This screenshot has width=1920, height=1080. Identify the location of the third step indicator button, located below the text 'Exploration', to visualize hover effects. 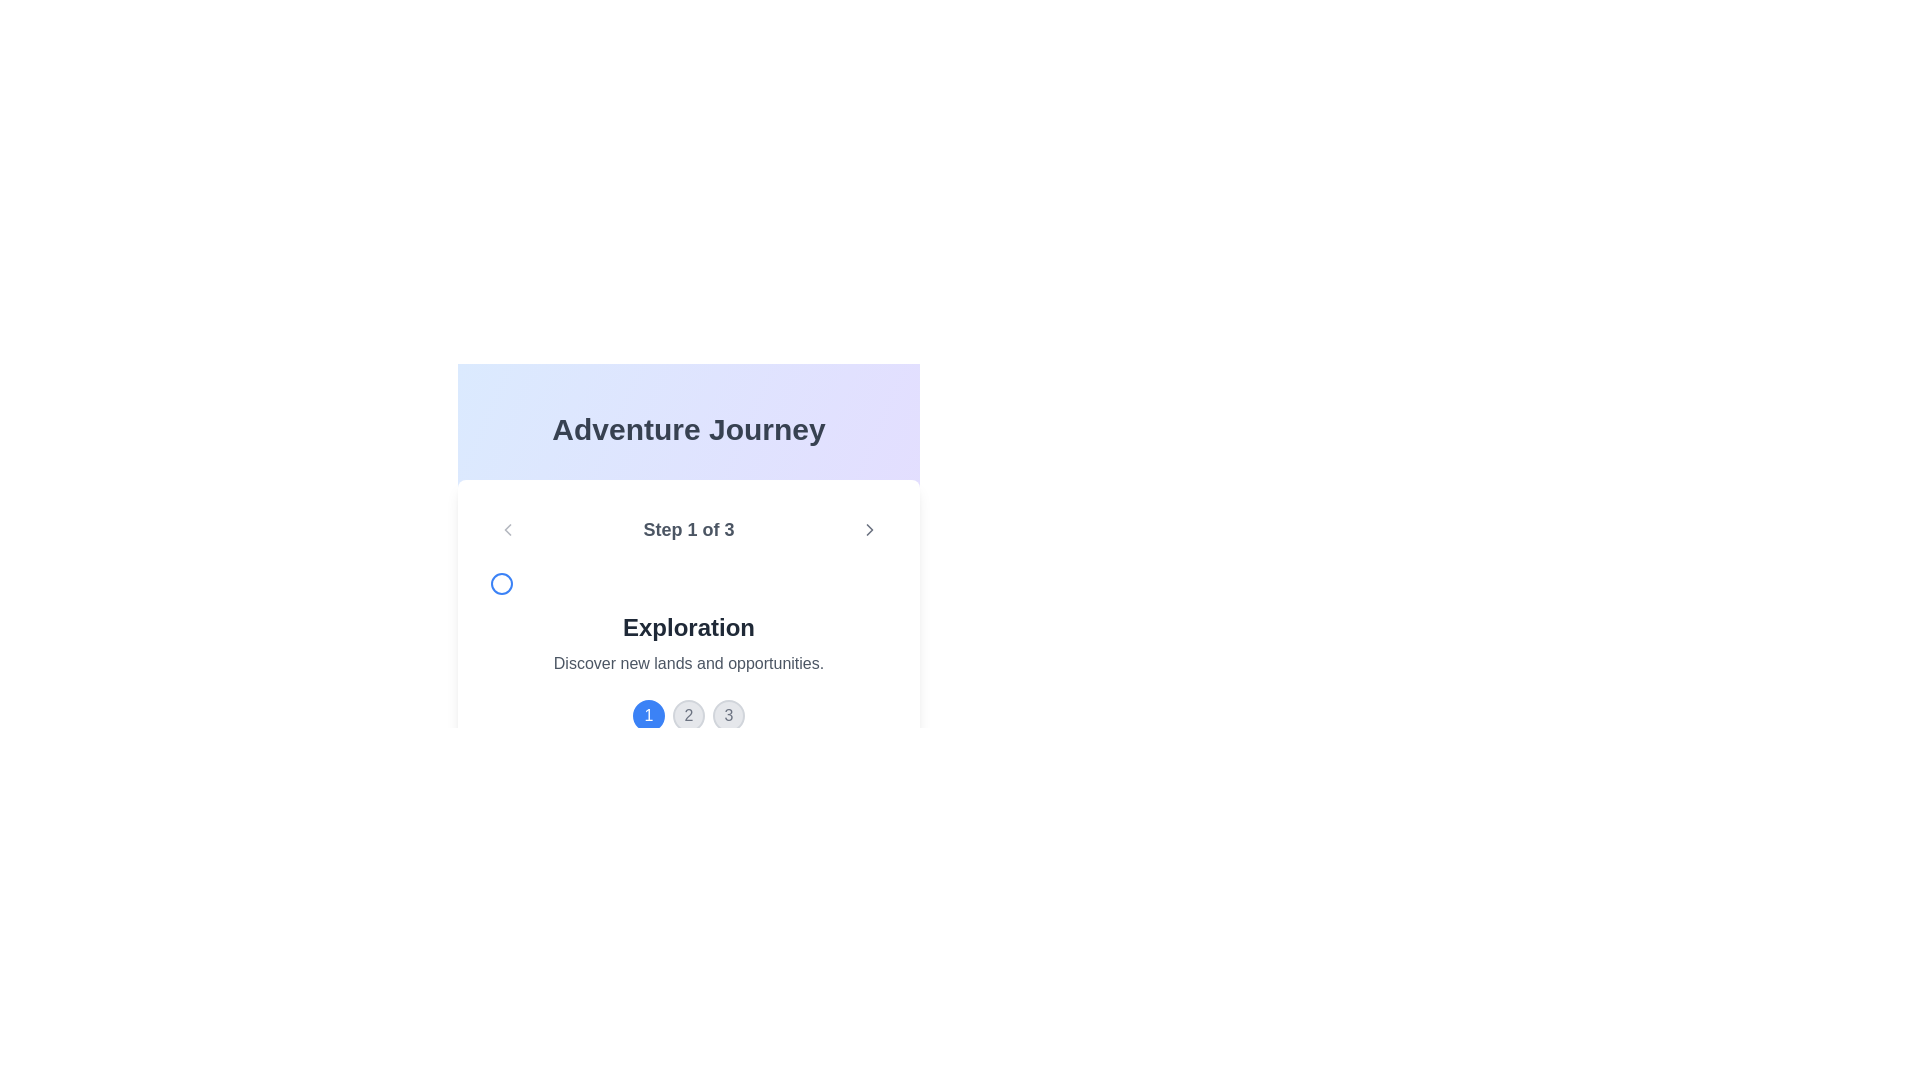
(728, 715).